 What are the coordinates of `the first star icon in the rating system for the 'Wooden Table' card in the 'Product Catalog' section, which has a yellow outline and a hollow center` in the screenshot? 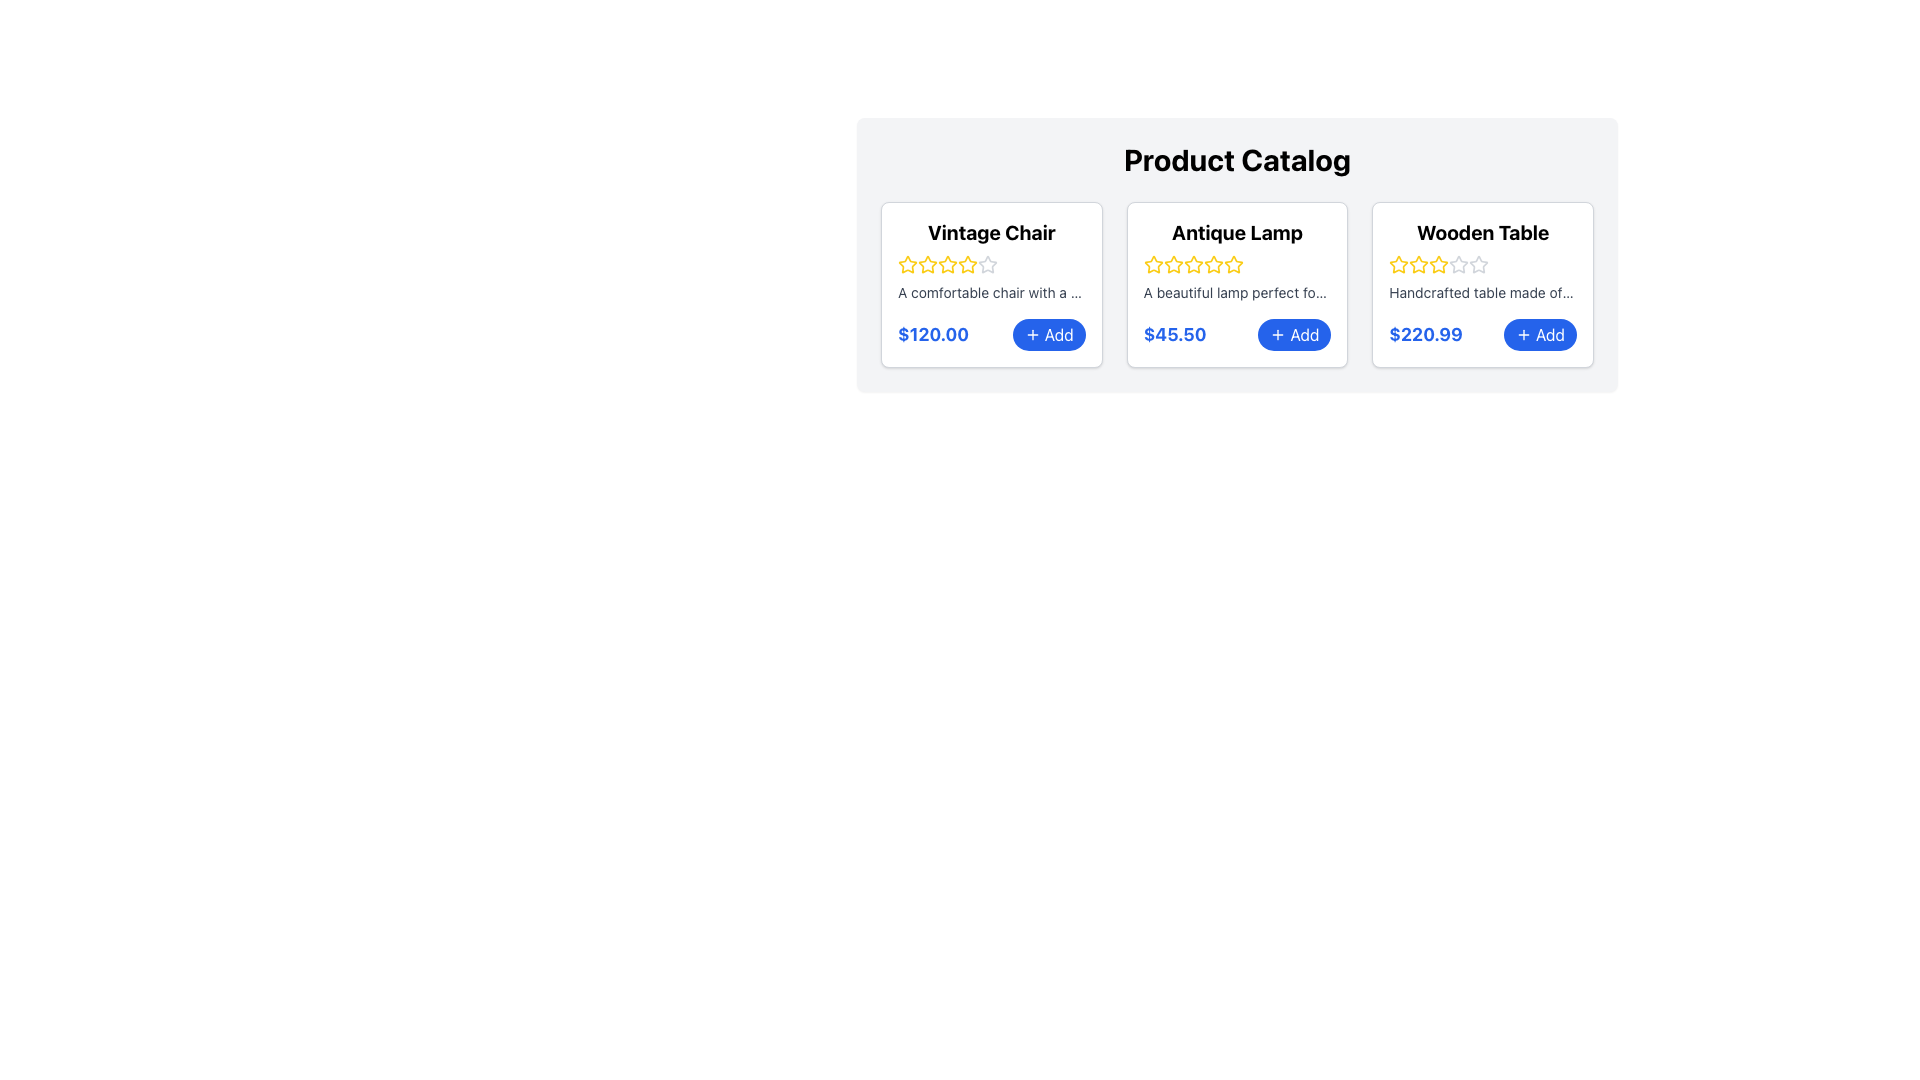 It's located at (1398, 263).